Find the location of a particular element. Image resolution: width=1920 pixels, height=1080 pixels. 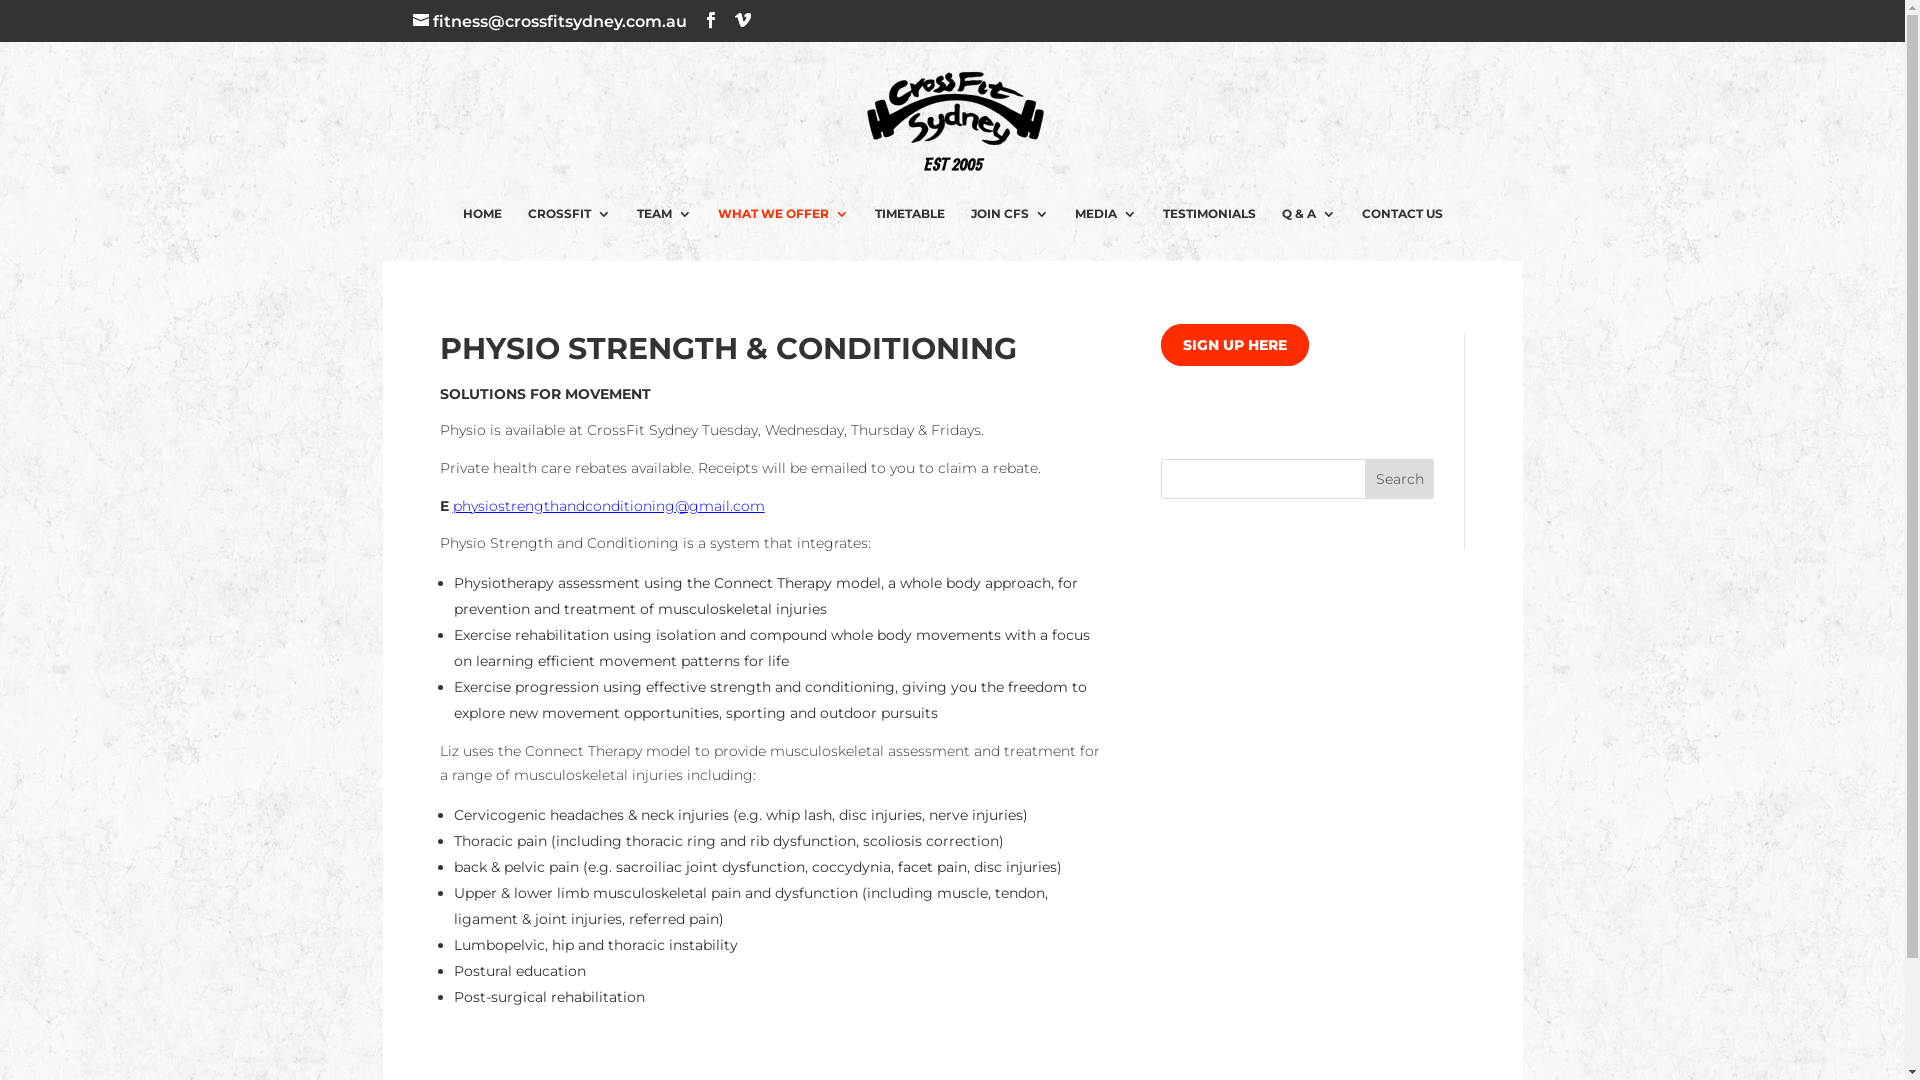

'SIGN UP HERE' is located at coordinates (1233, 343).